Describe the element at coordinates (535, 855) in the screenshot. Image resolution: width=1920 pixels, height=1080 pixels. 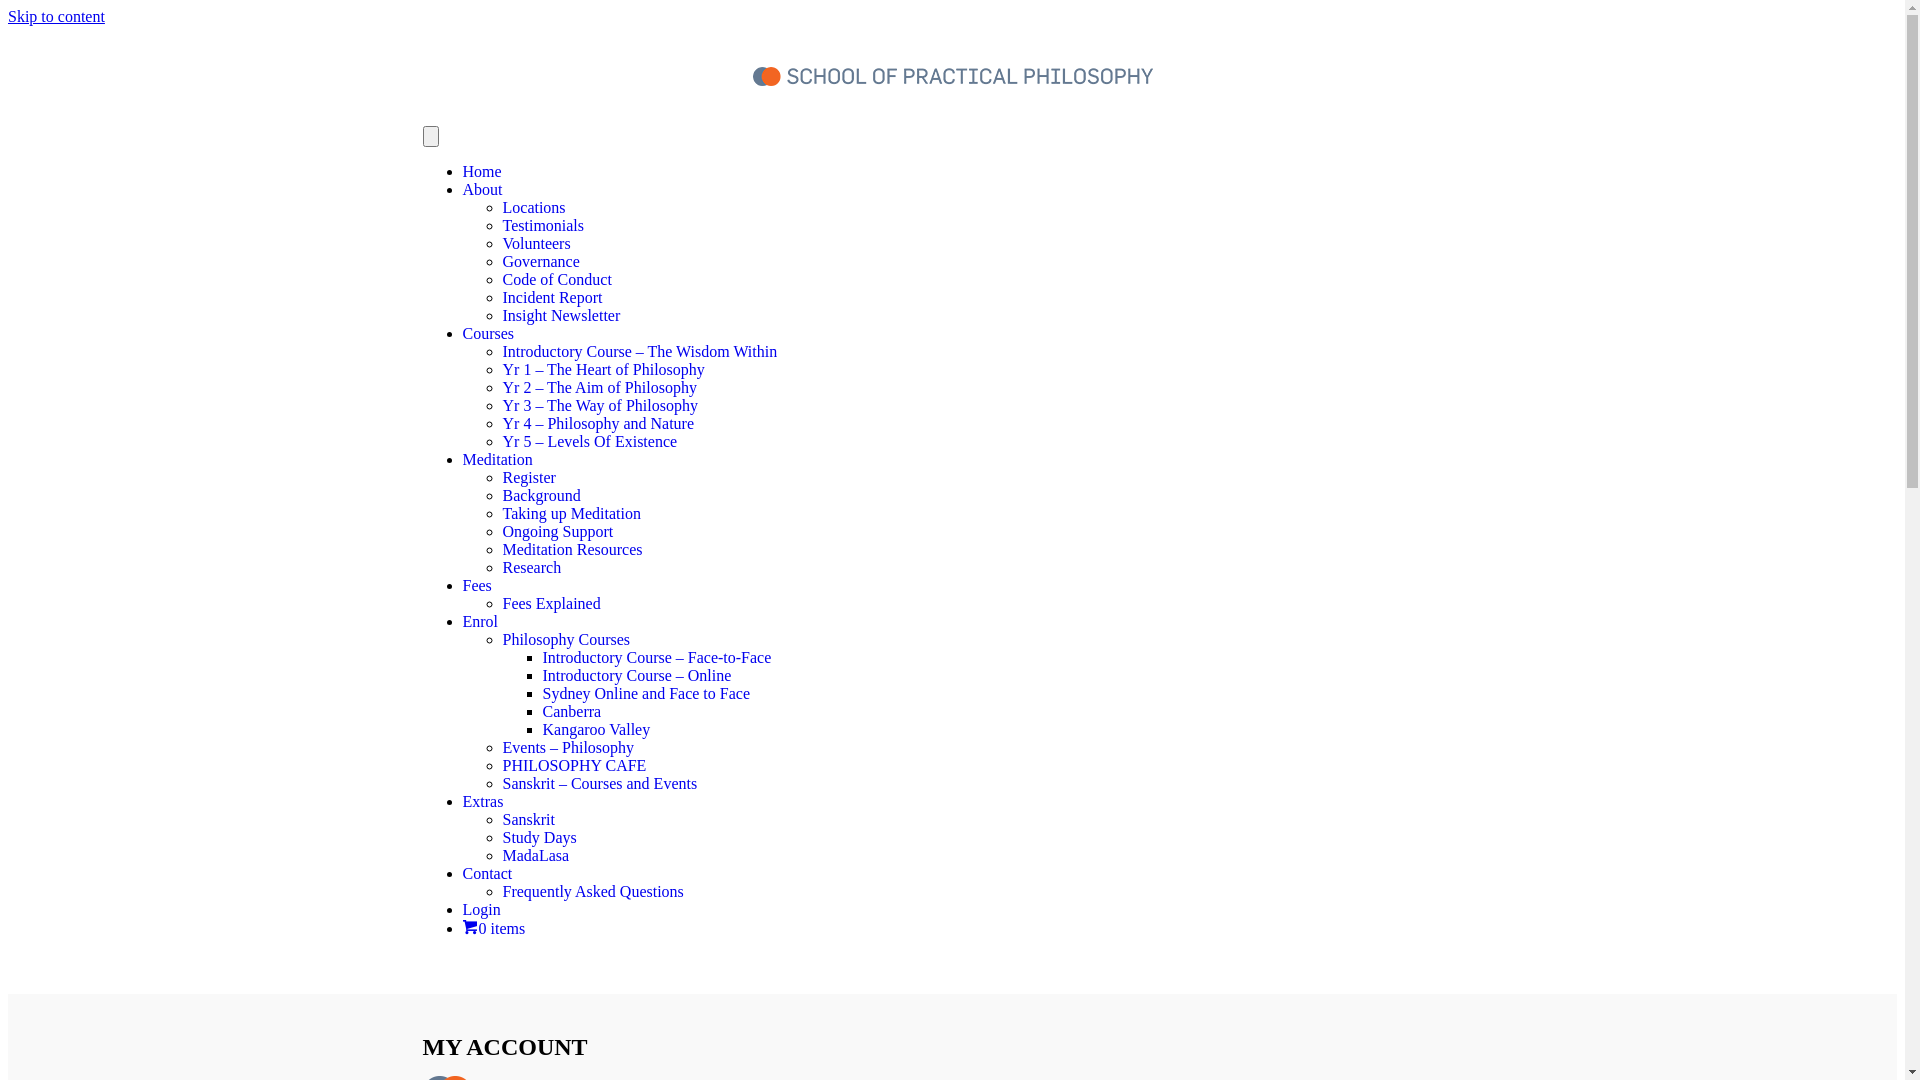
I see `'MadaLasa'` at that location.